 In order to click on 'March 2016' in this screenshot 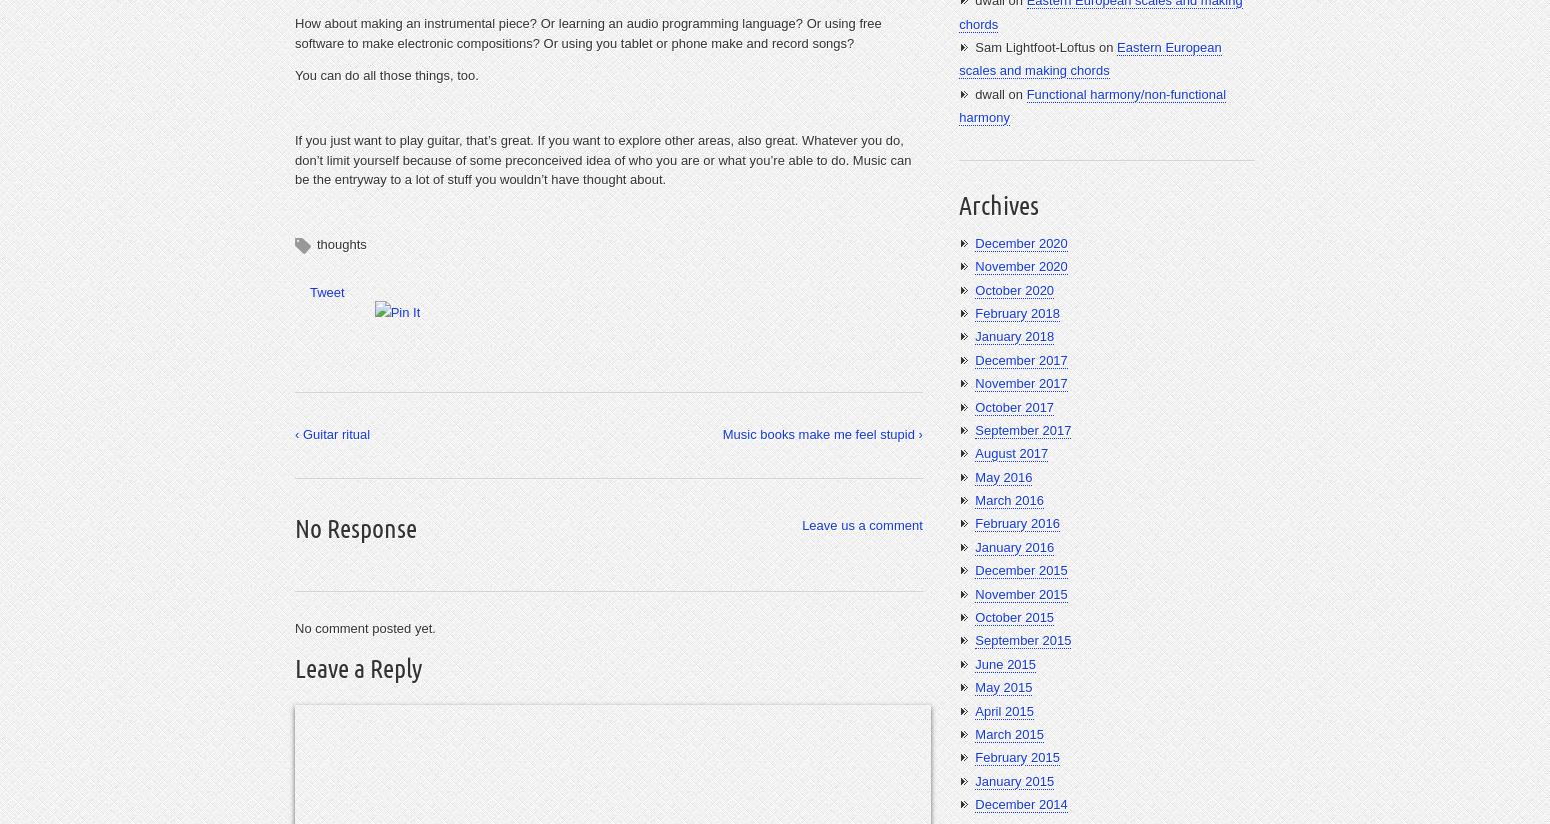, I will do `click(1009, 499)`.